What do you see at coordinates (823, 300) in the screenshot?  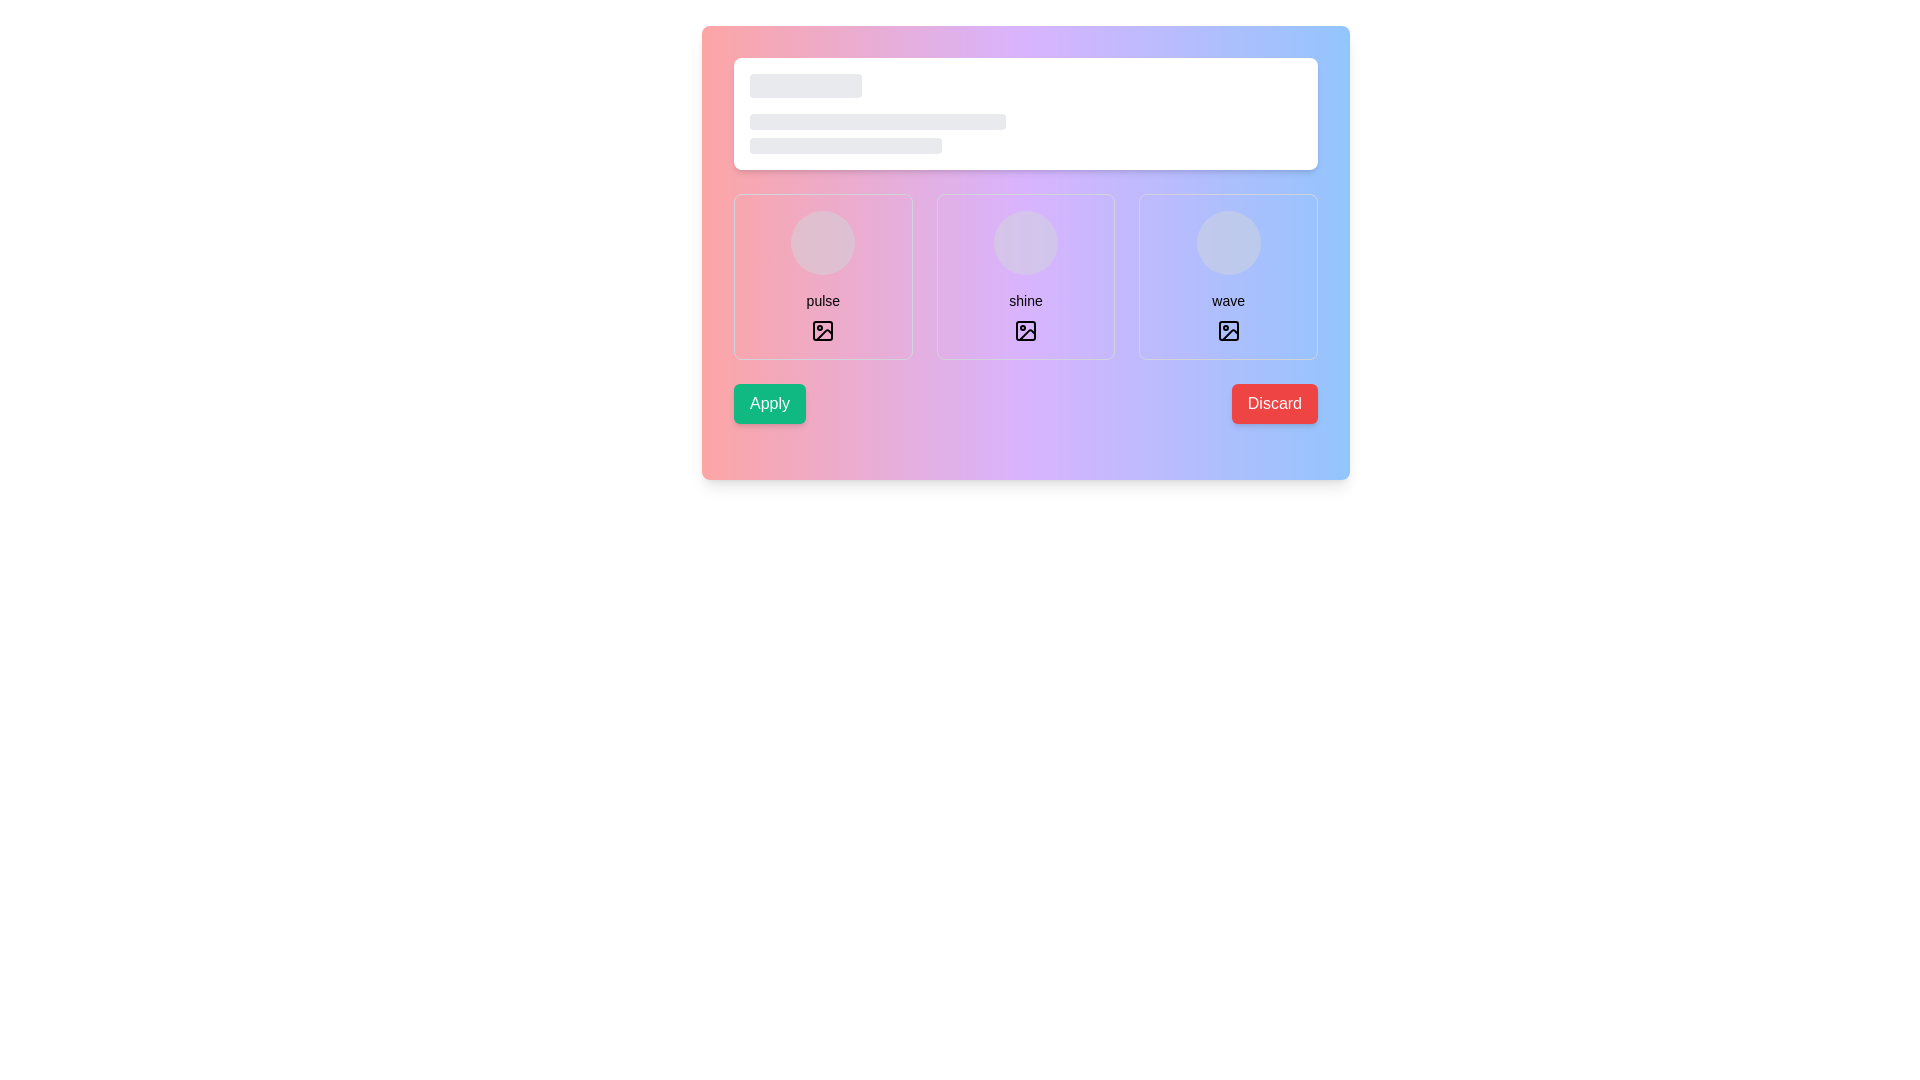 I see `the text label displaying 'pulse' which is positioned under a circular placeholder and above an image icon` at bounding box center [823, 300].